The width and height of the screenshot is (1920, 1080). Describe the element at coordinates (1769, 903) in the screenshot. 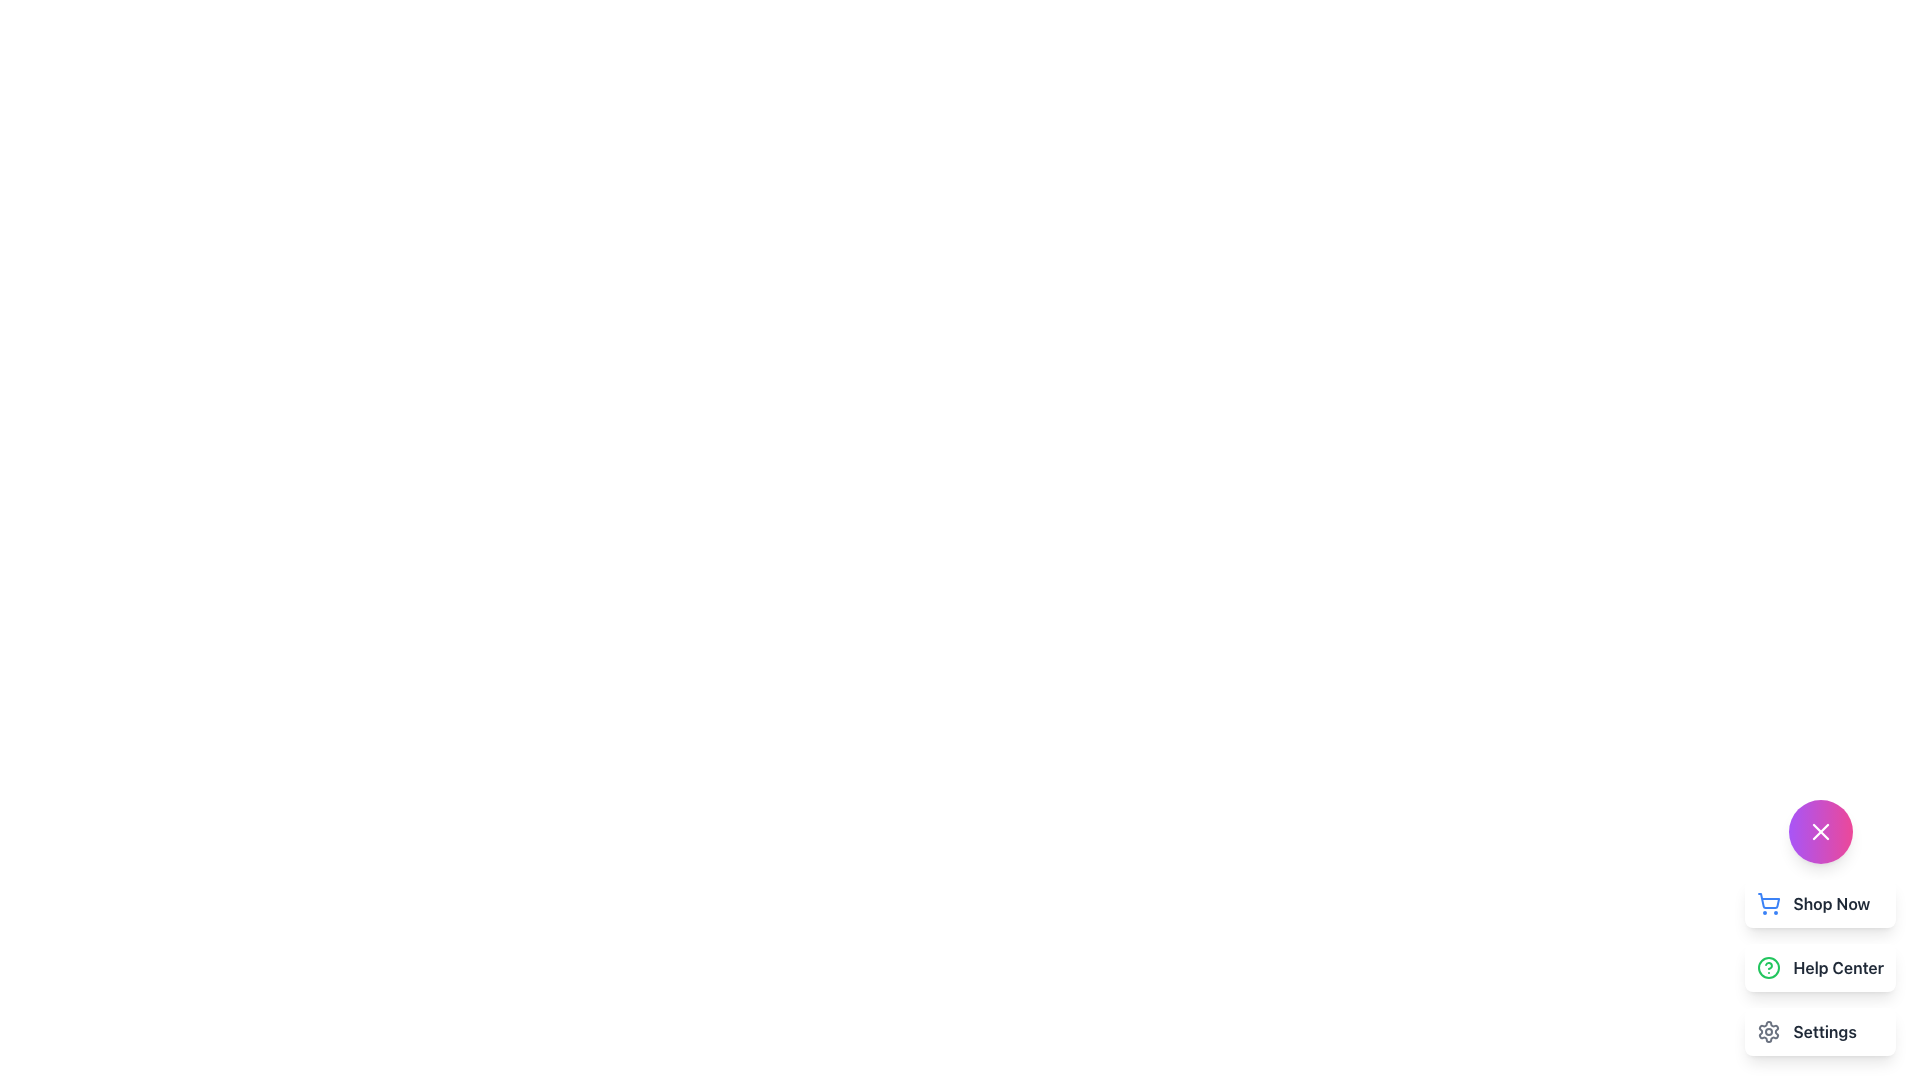

I see `the shopping cart icon located within the 'Shop Now' button to signify a shopping-related action` at that location.